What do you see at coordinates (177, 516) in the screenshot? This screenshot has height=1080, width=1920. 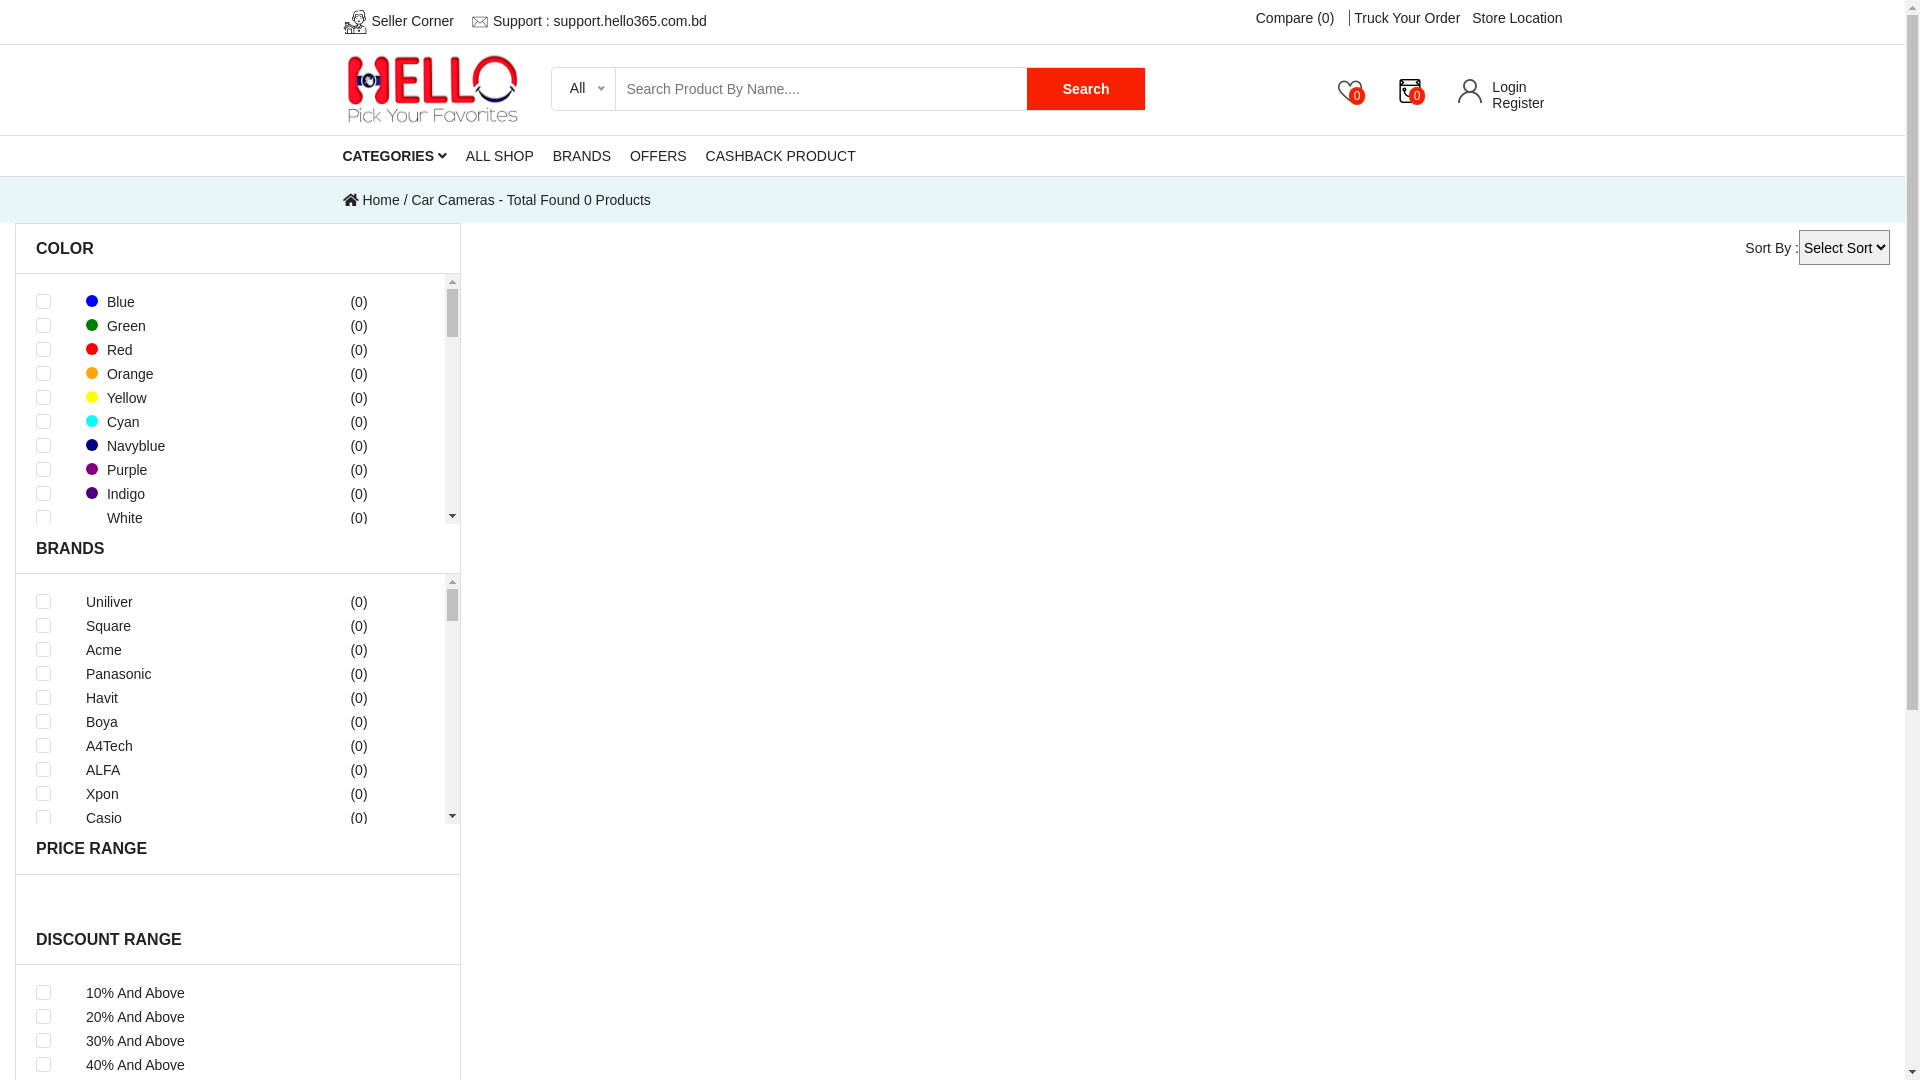 I see `'White'` at bounding box center [177, 516].